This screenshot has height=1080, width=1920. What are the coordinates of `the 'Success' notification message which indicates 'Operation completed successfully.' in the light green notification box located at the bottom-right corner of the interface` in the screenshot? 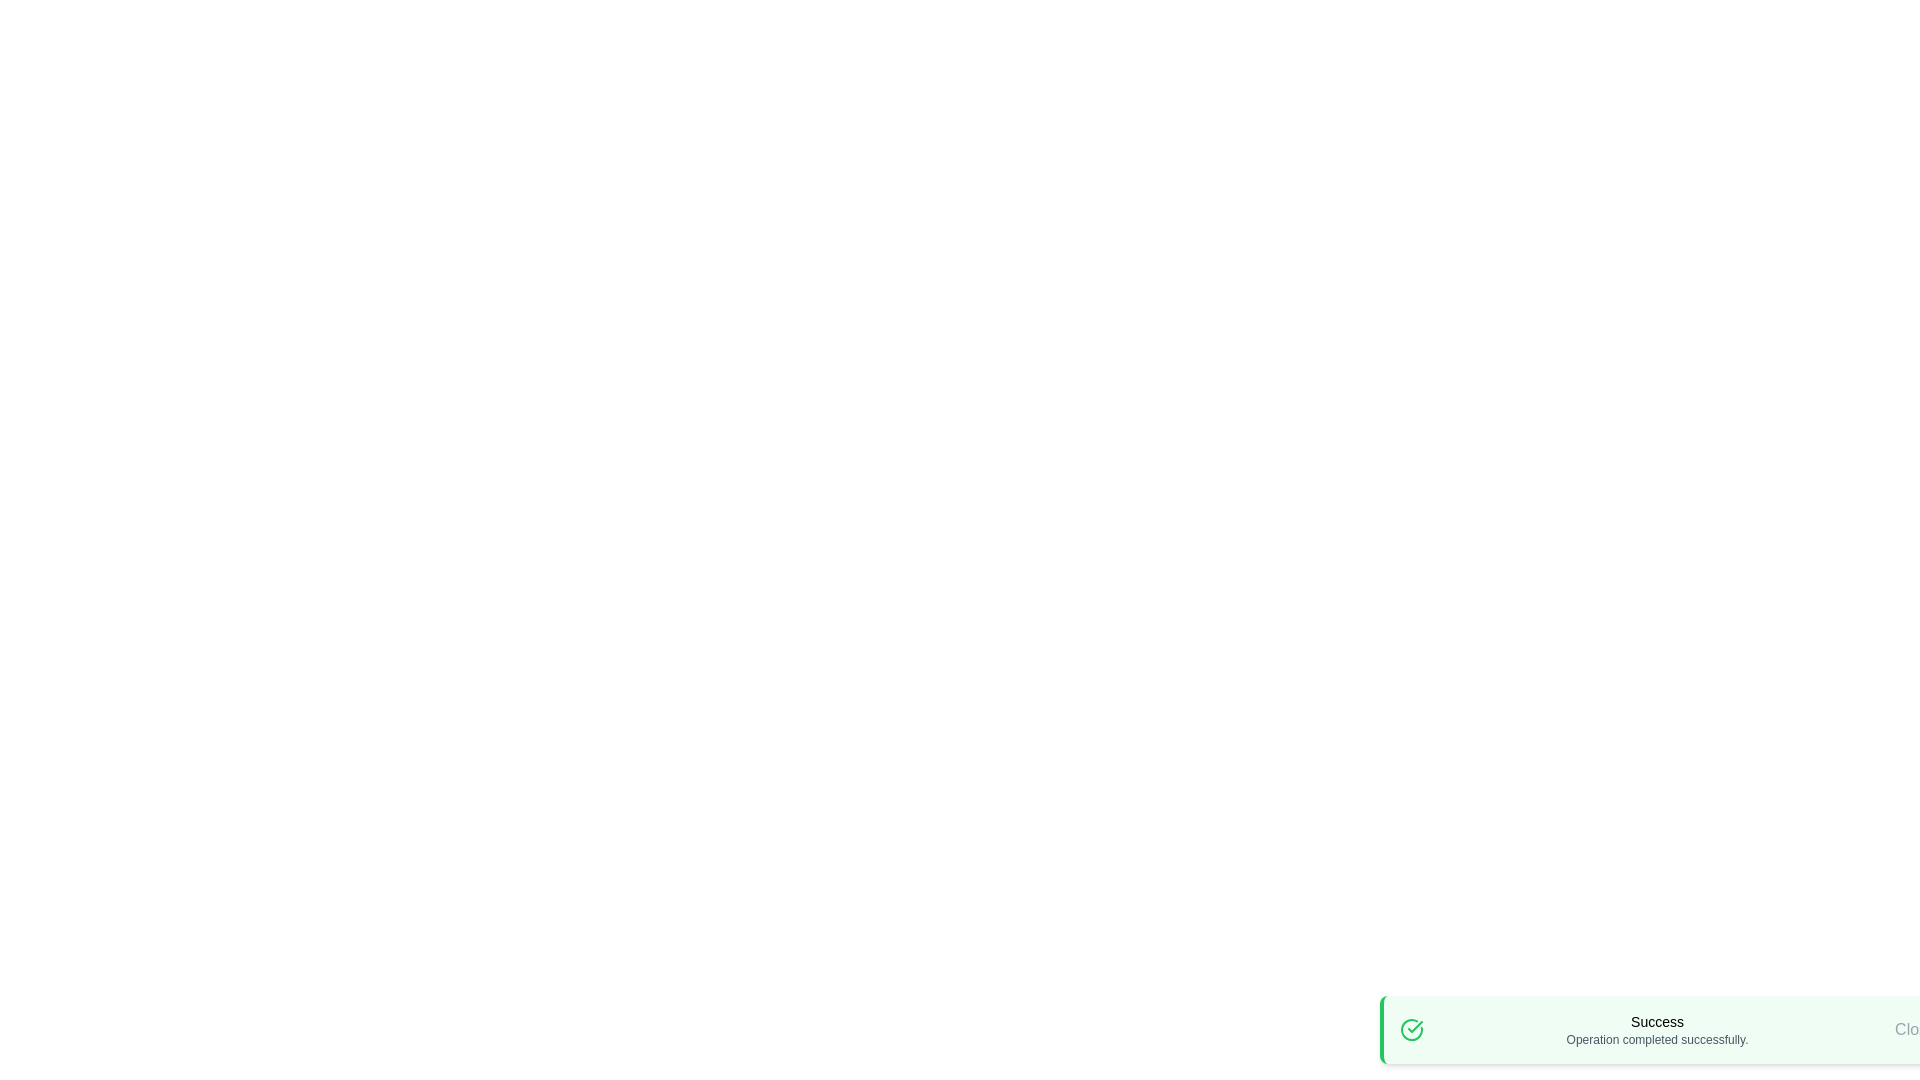 It's located at (1657, 1029).